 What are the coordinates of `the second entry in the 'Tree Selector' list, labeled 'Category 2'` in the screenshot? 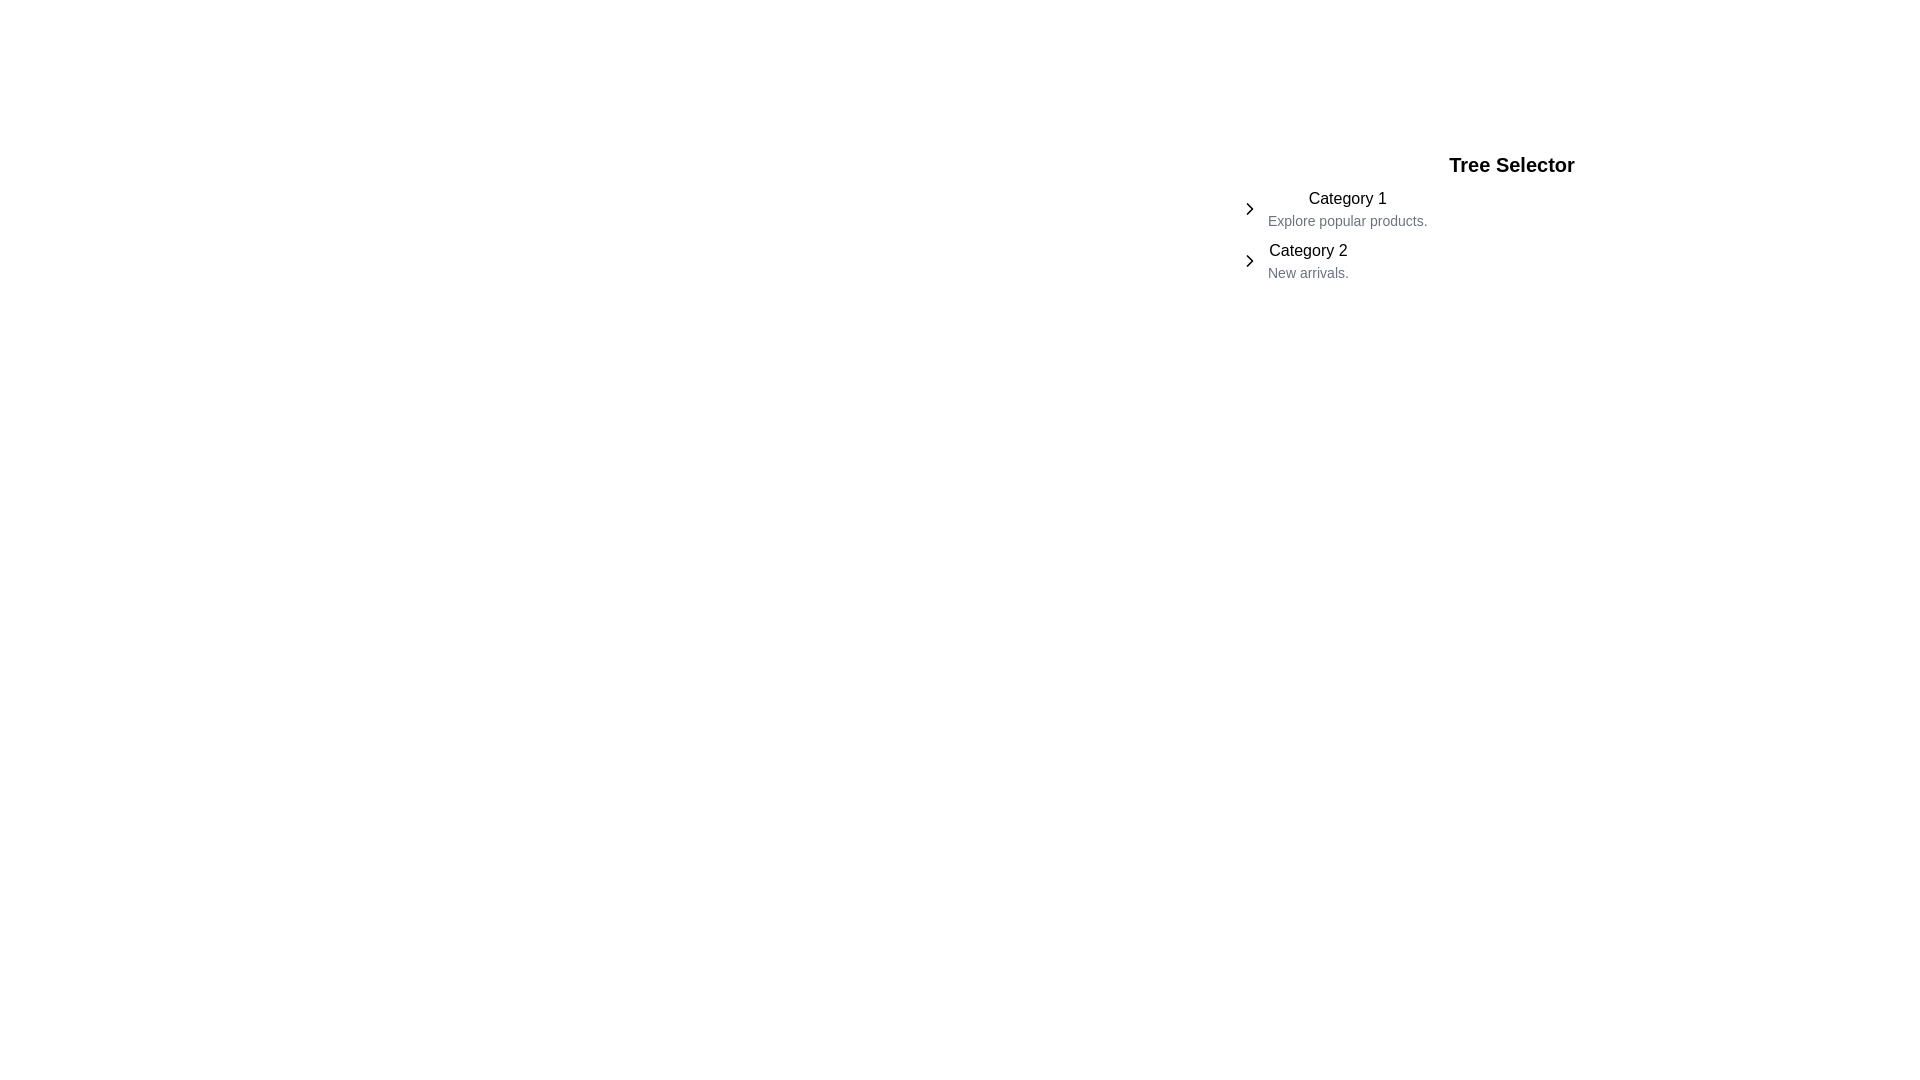 It's located at (1308, 260).